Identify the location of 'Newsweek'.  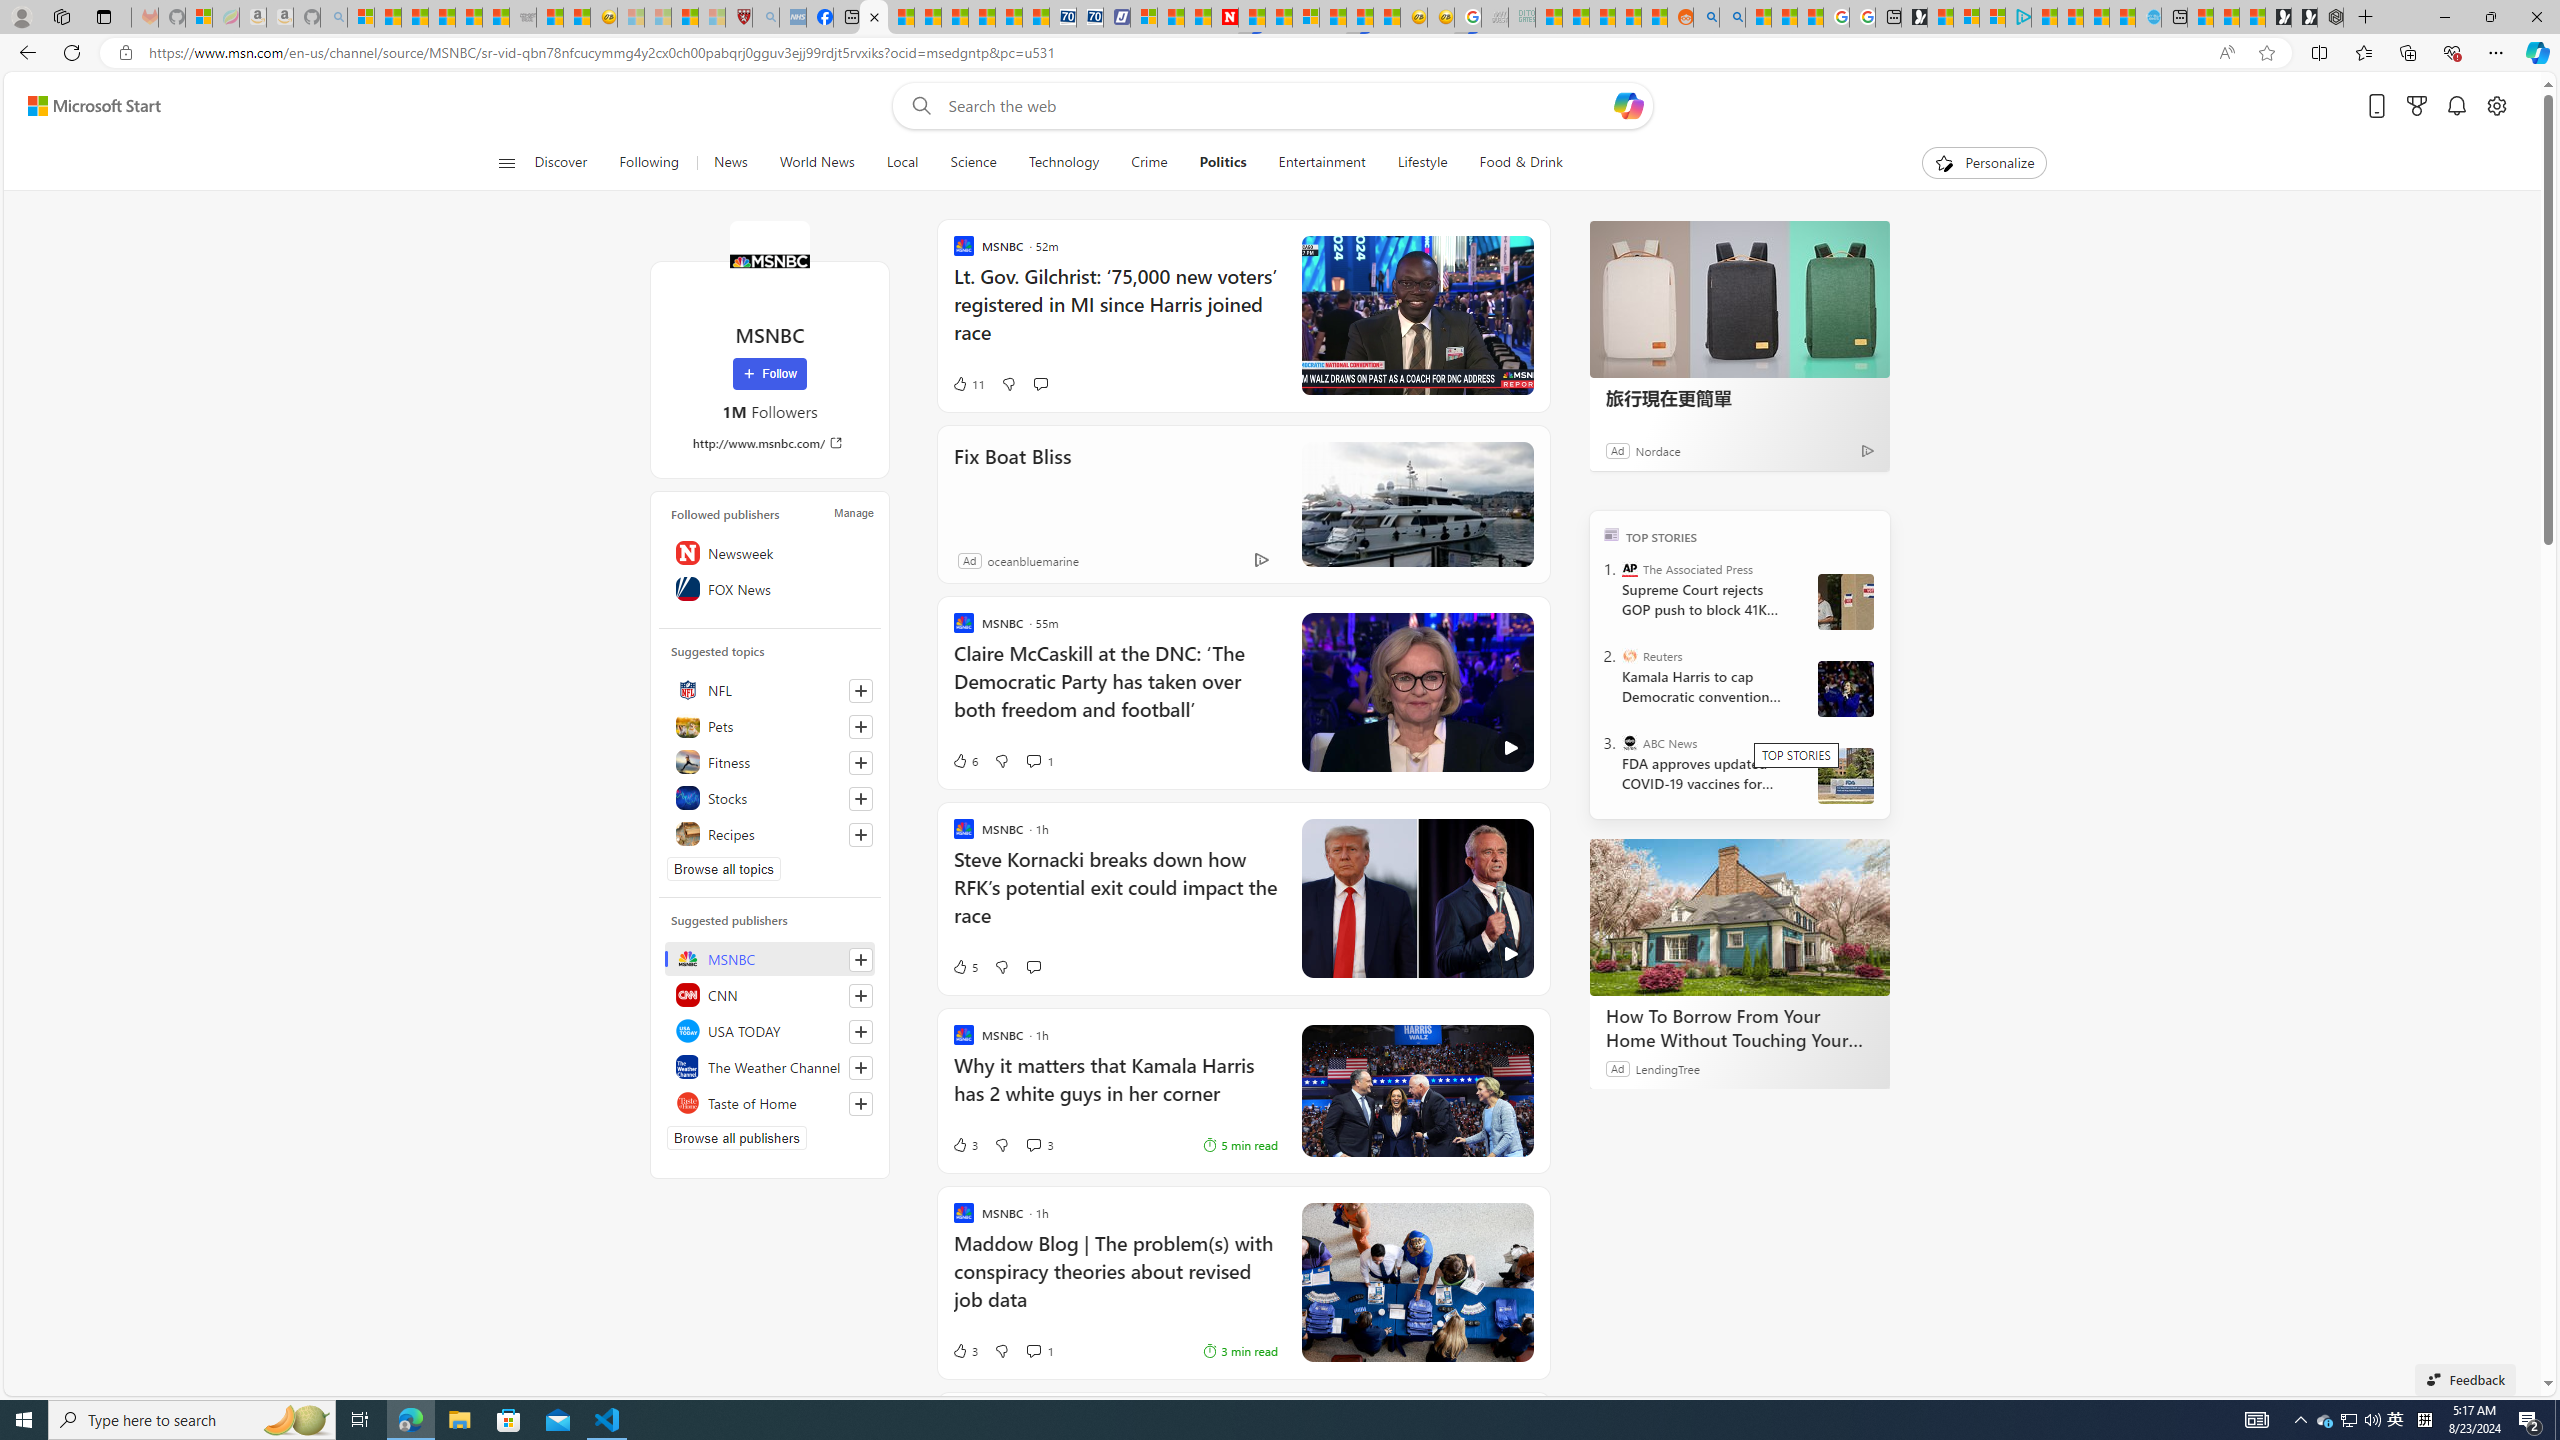
(770, 551).